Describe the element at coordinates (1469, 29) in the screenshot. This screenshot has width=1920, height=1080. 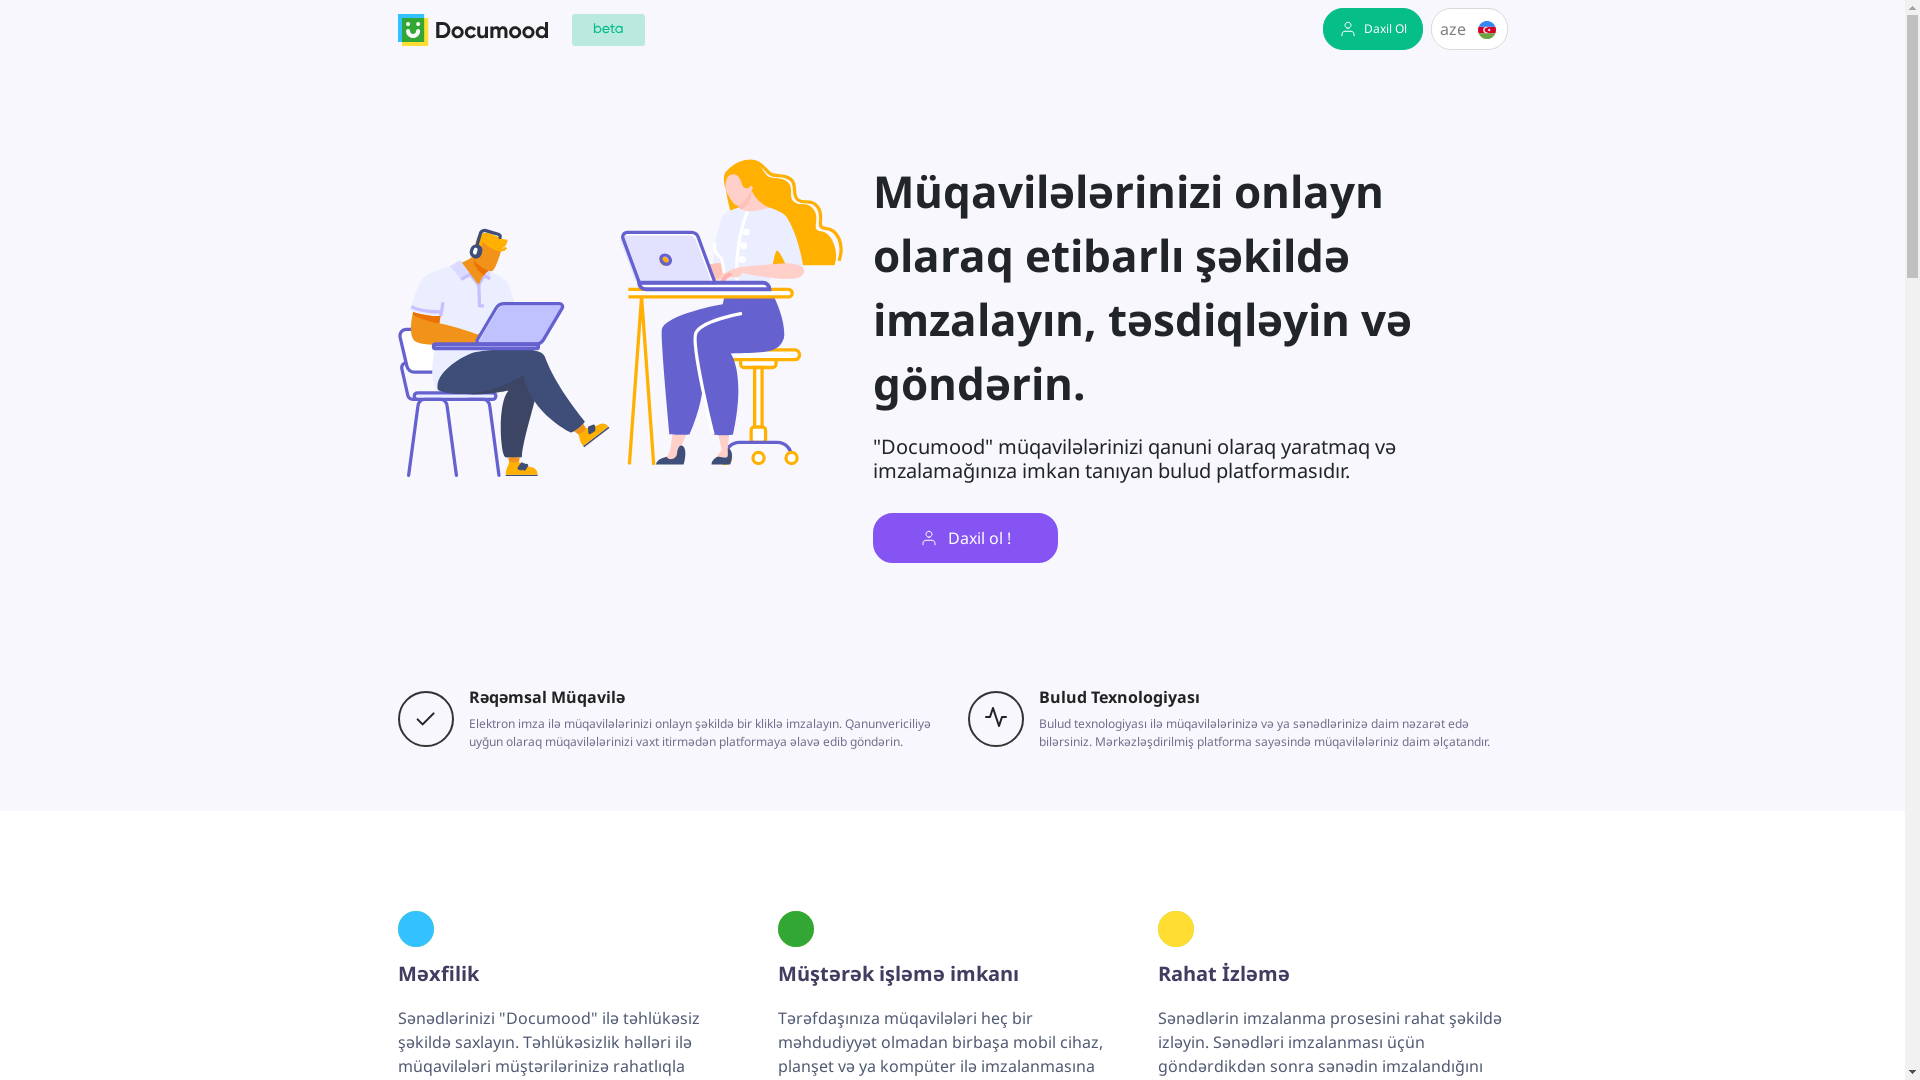
I see `'aze'` at that location.